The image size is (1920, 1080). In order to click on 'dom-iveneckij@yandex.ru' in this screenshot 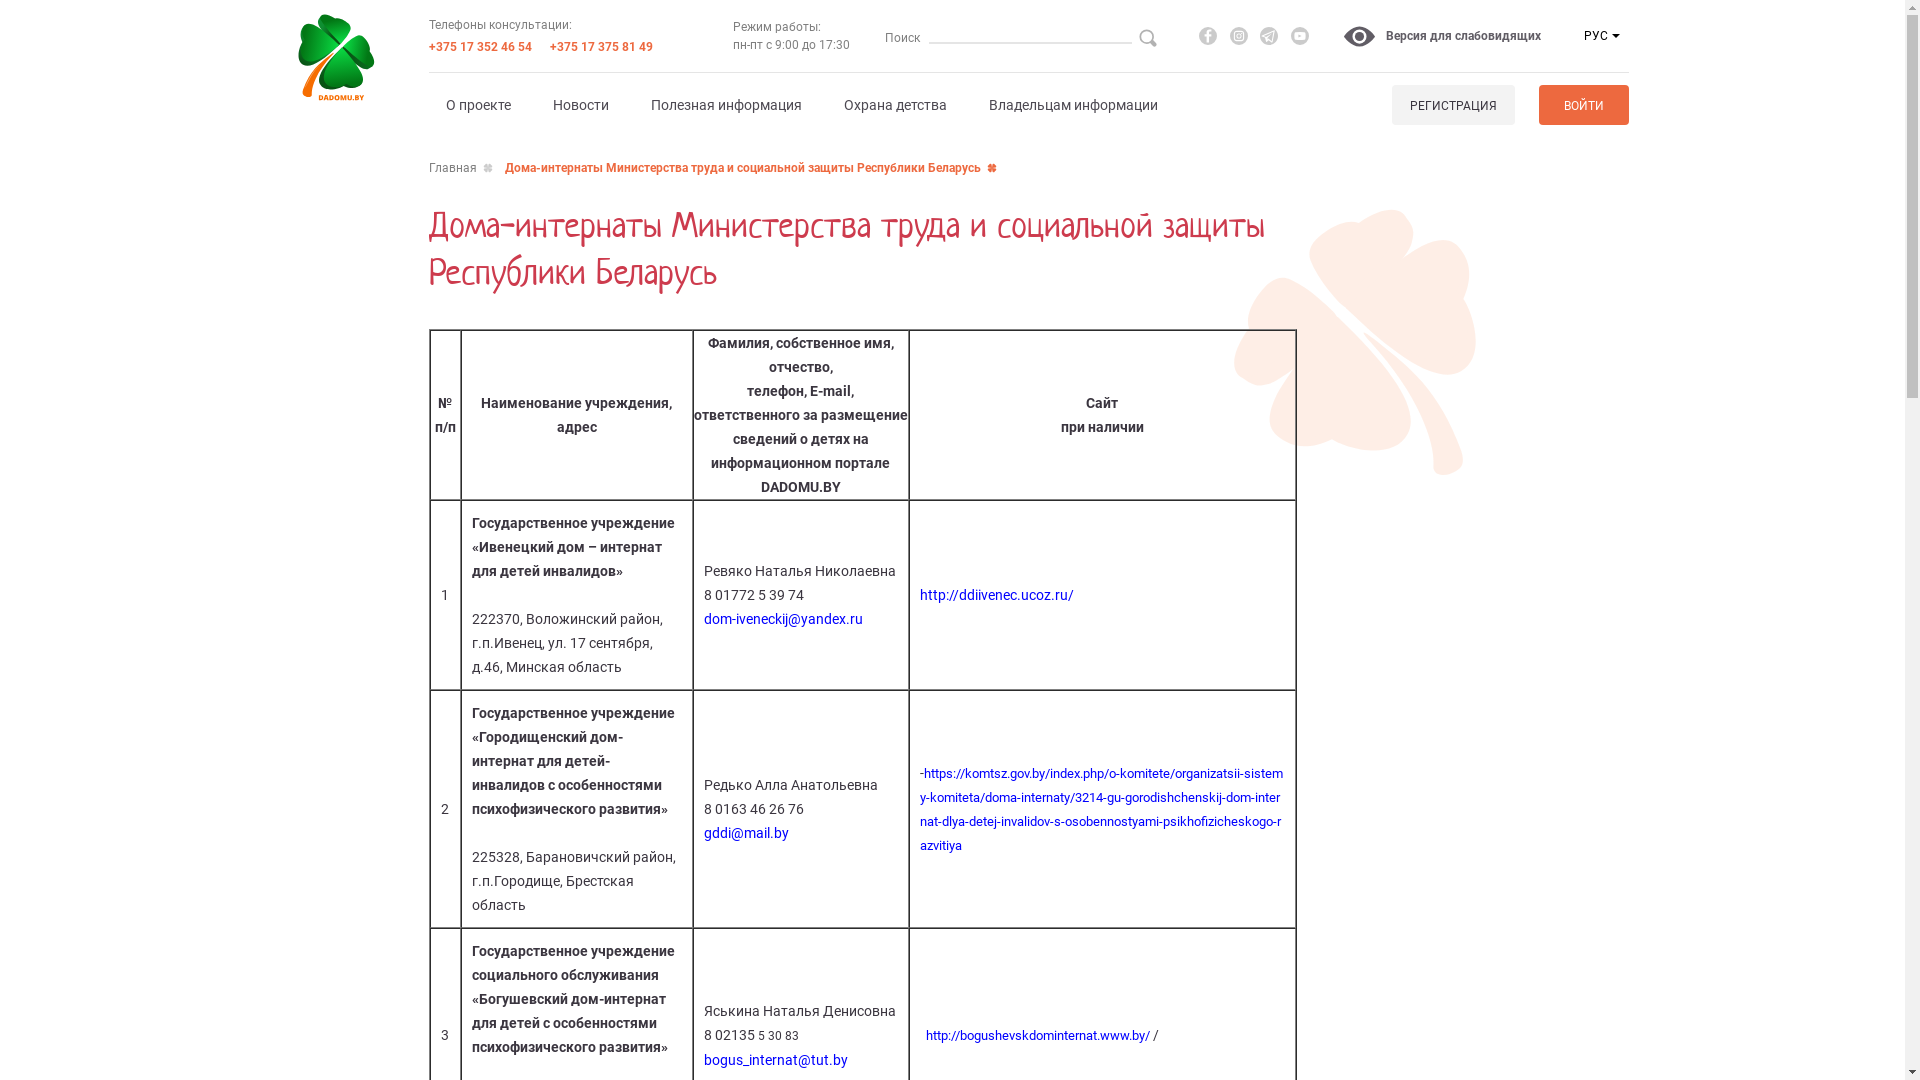, I will do `click(704, 617)`.